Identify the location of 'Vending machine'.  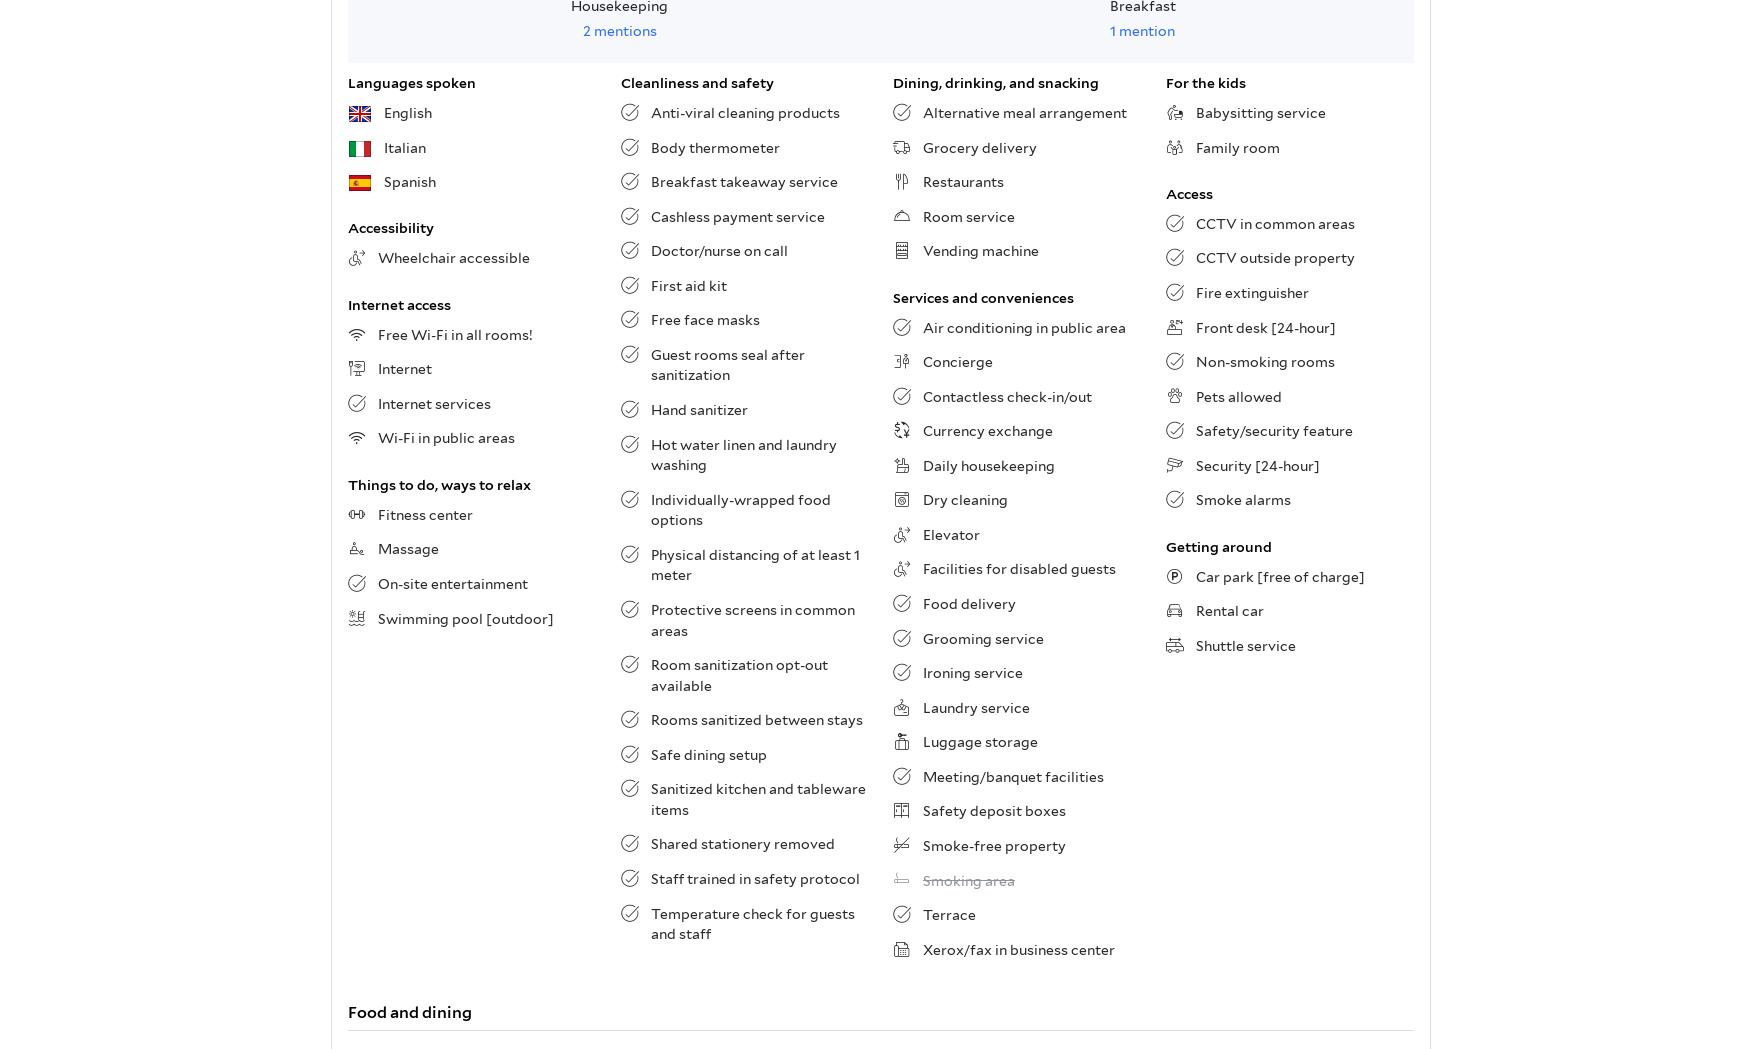
(922, 250).